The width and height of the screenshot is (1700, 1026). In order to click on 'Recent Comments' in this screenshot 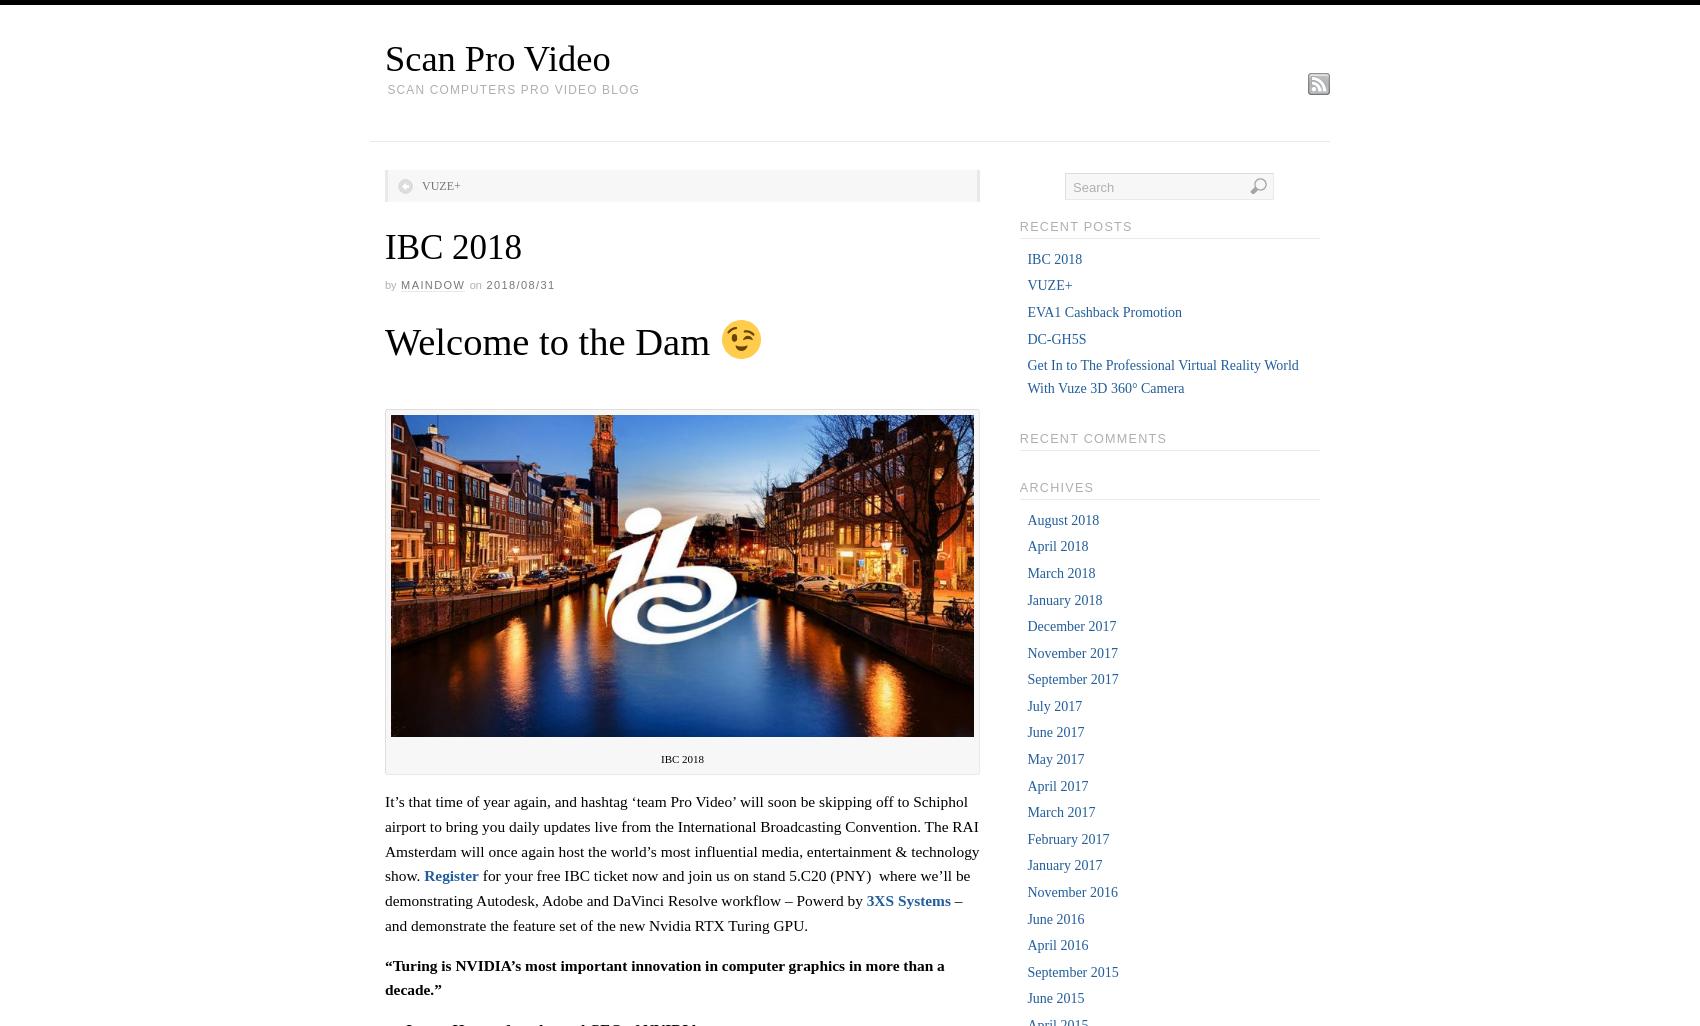, I will do `click(1017, 437)`.